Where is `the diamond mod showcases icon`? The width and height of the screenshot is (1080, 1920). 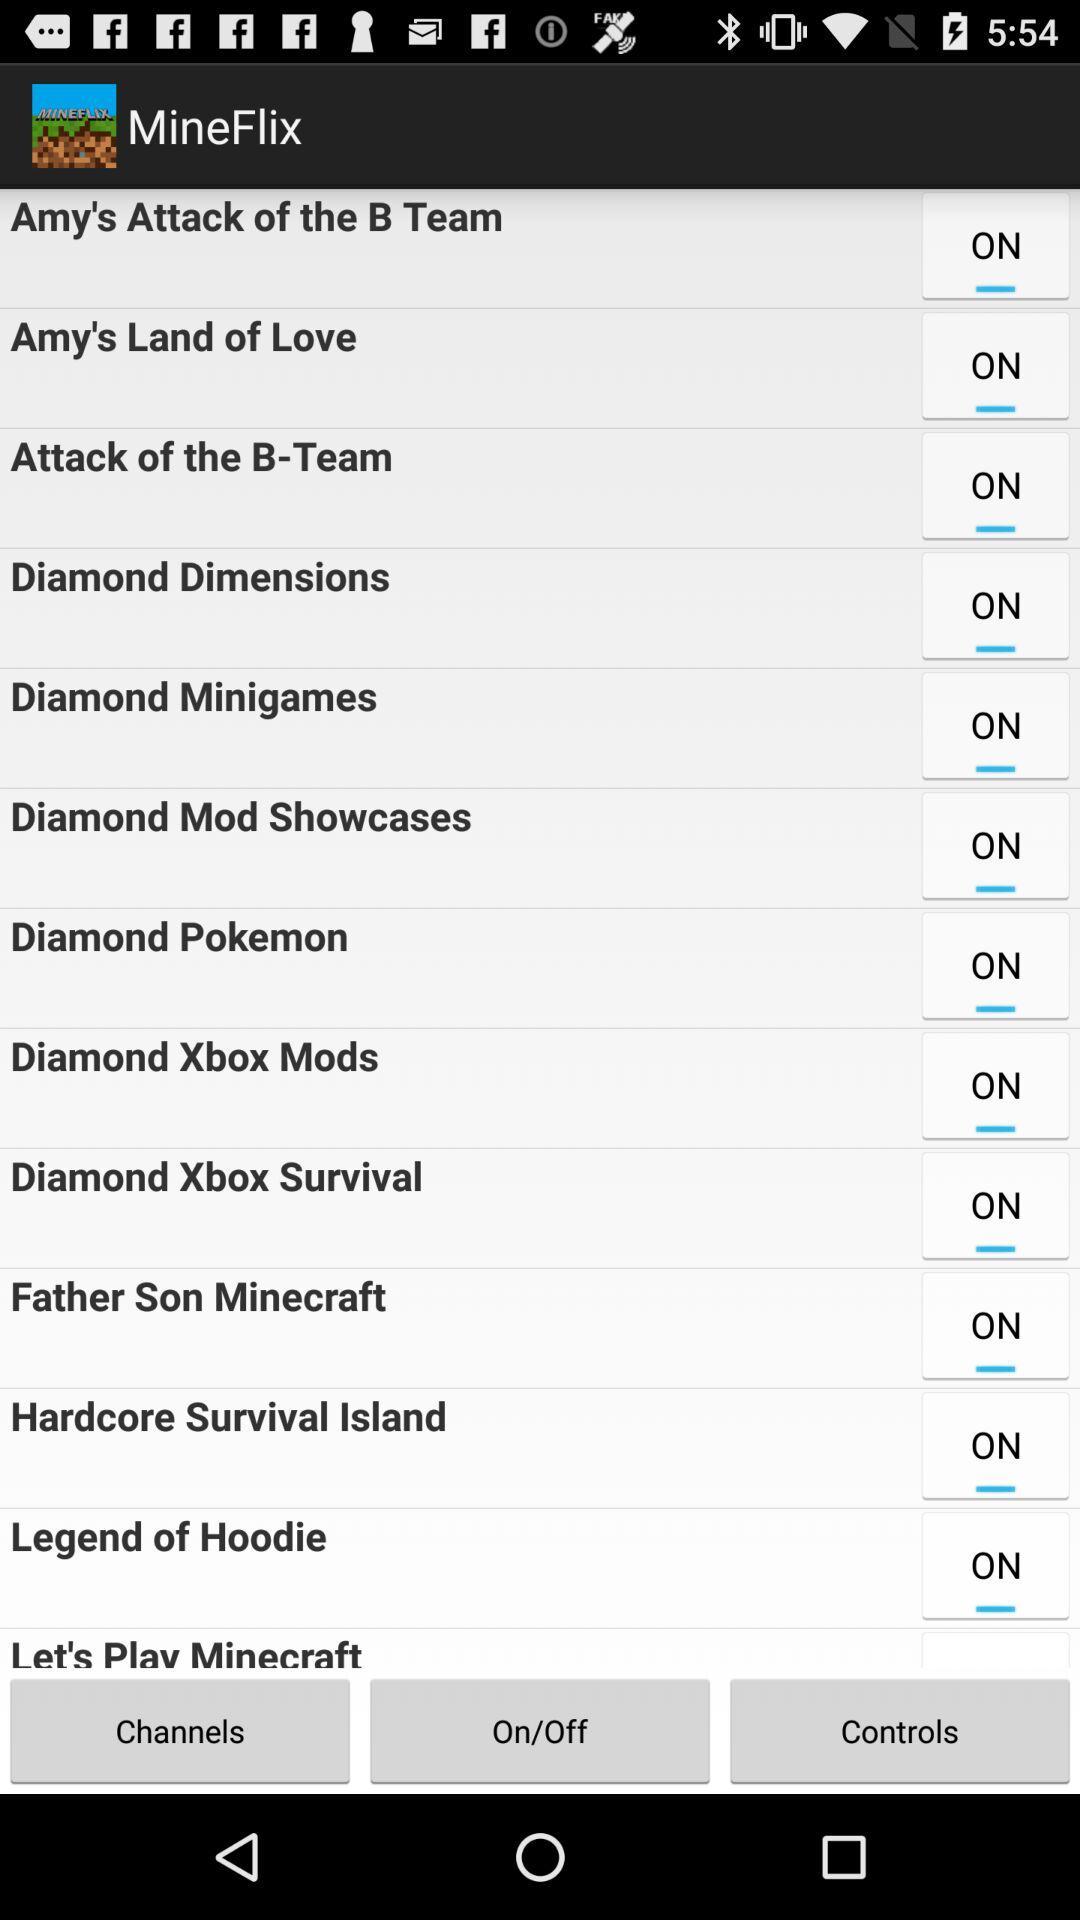
the diamond mod showcases icon is located at coordinates (234, 848).